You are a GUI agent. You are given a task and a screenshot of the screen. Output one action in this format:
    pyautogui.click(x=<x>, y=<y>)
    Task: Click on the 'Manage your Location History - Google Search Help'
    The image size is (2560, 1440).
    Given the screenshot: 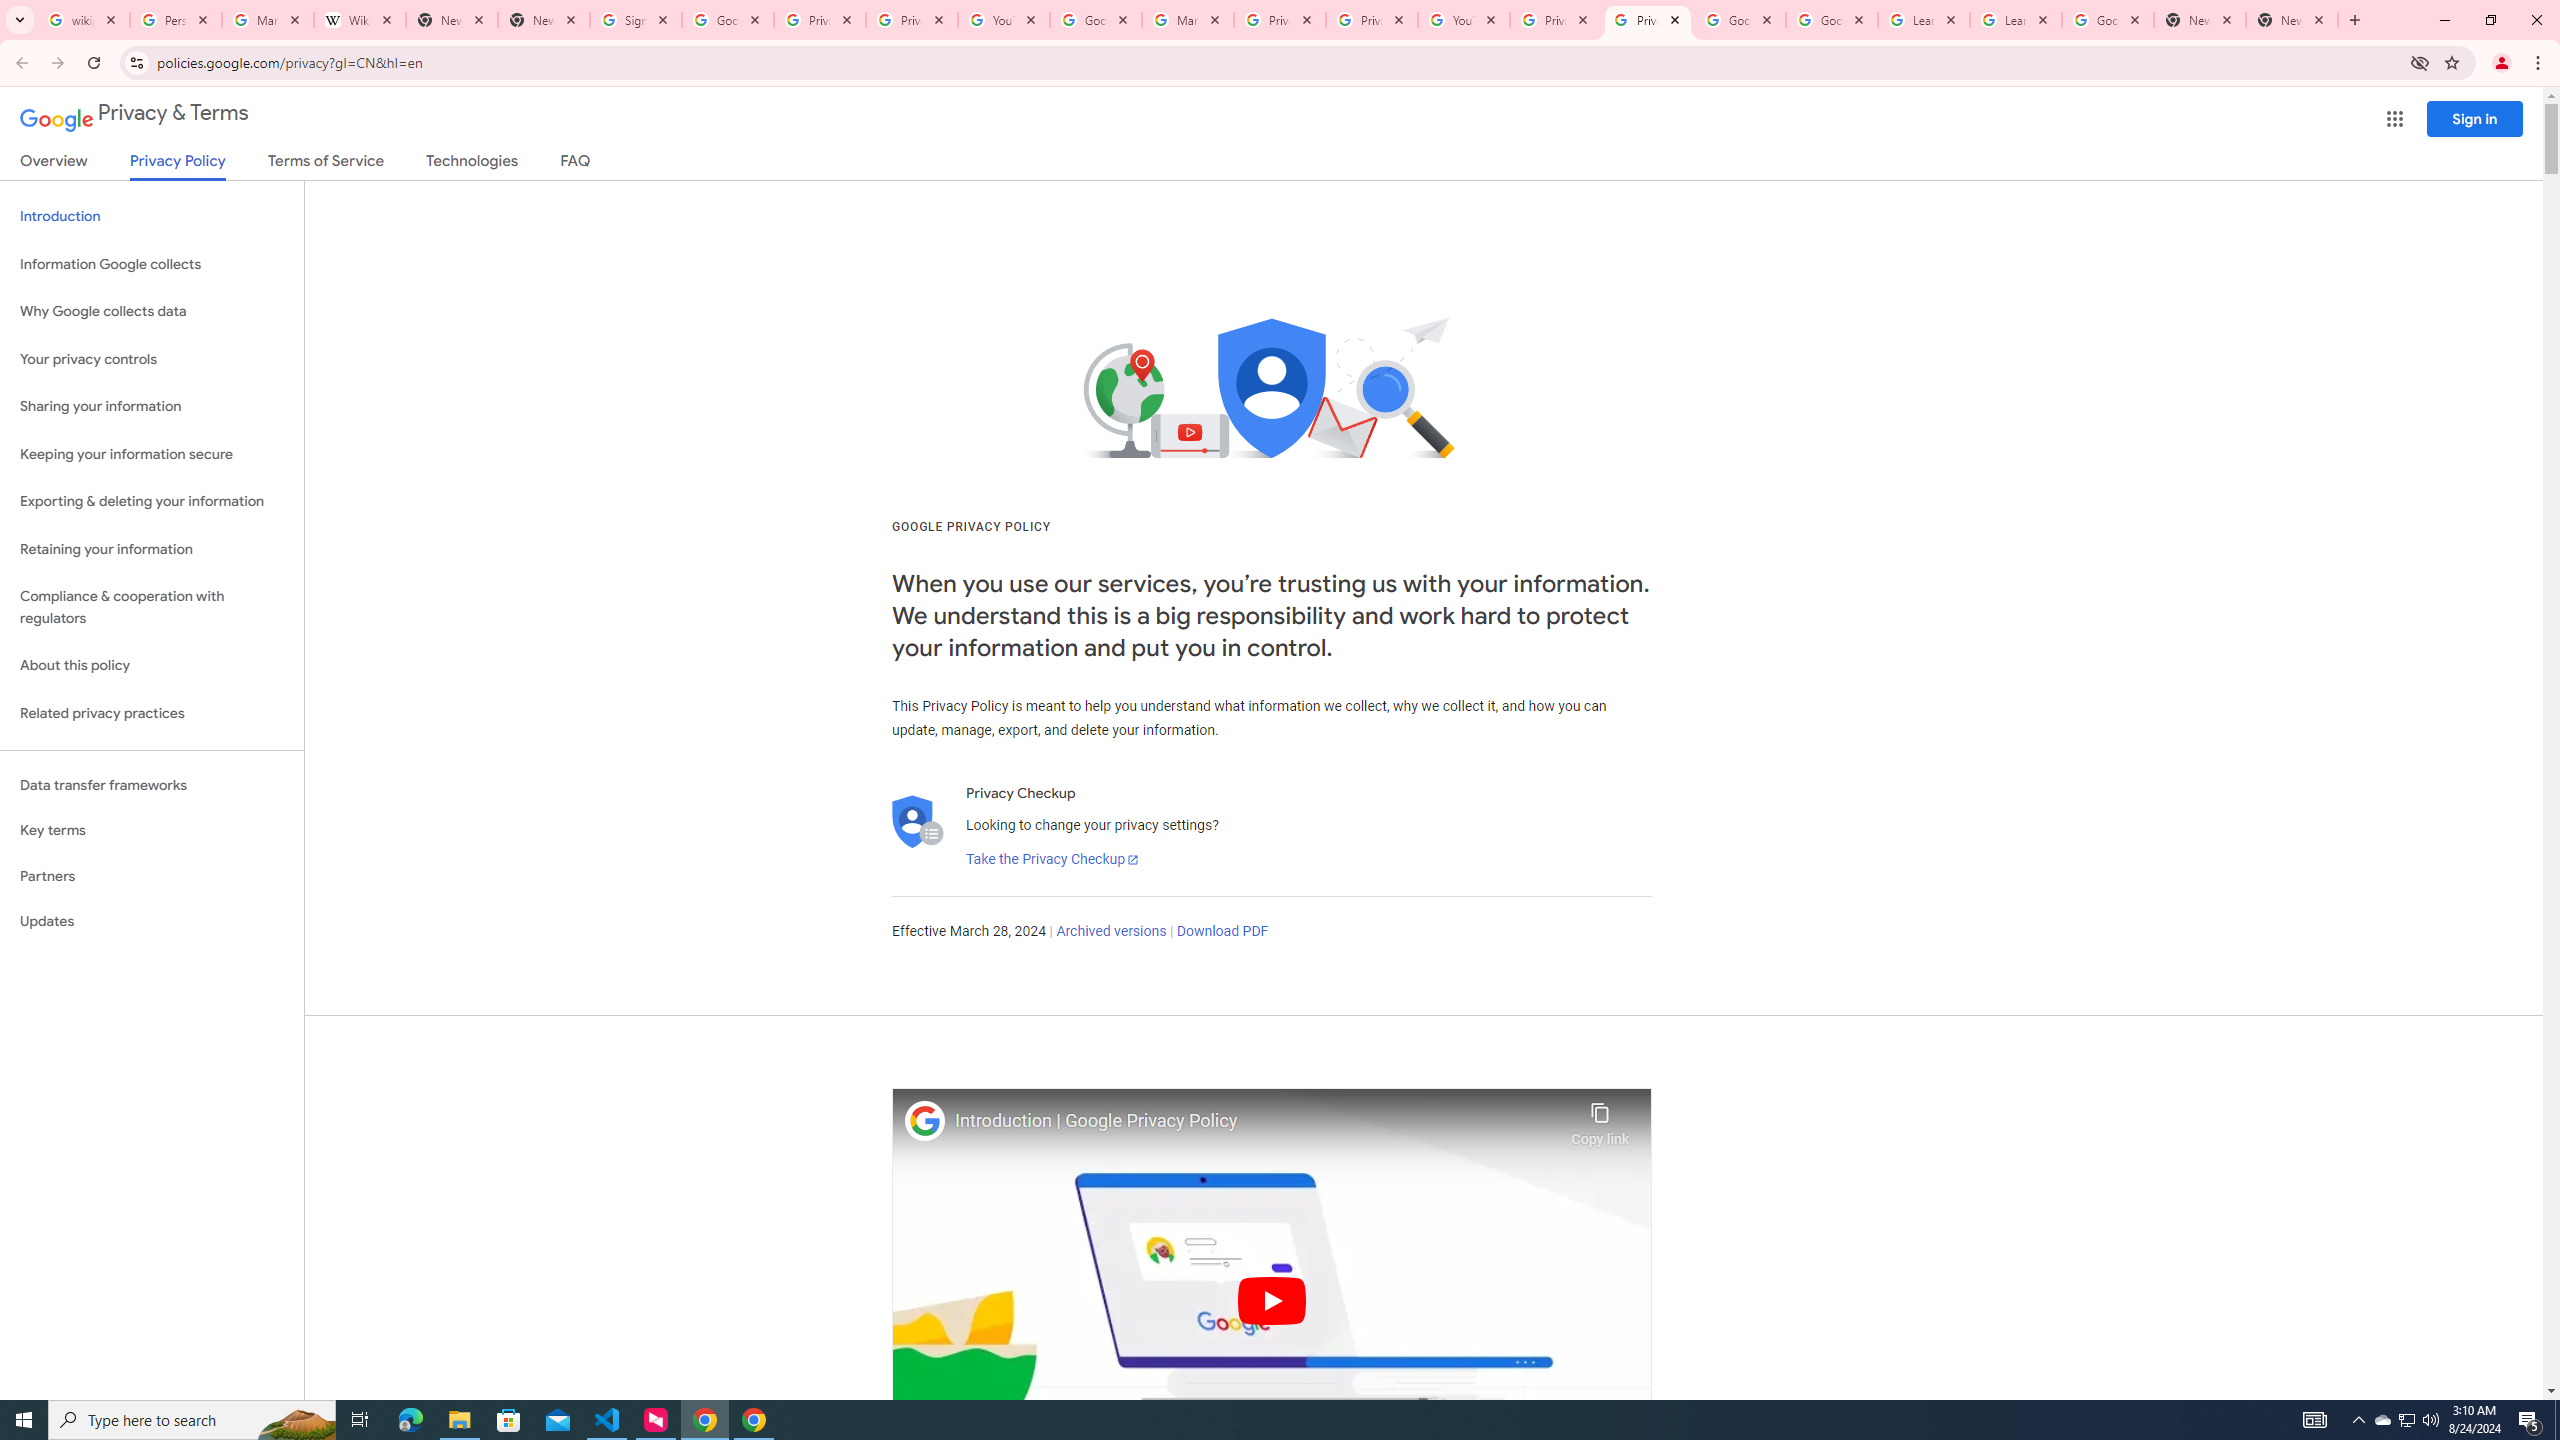 What is the action you would take?
    pyautogui.click(x=266, y=19)
    